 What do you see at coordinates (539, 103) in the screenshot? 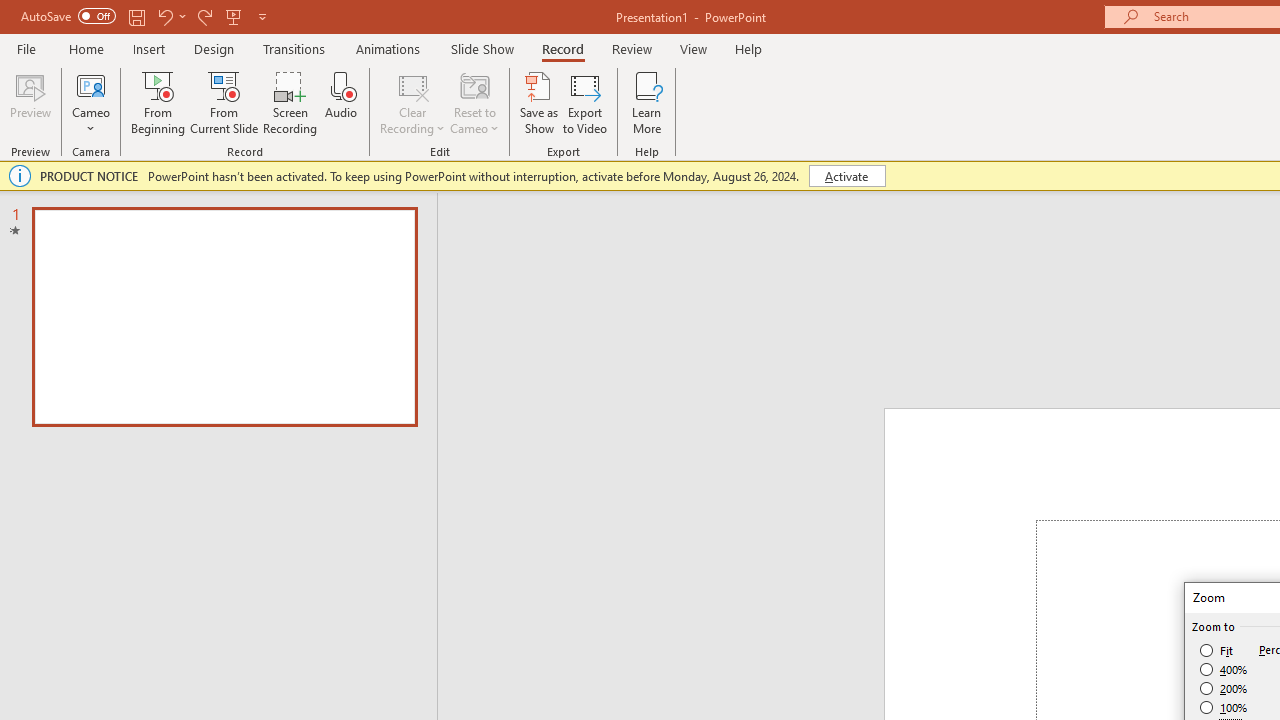
I see `'Save as Show'` at bounding box center [539, 103].